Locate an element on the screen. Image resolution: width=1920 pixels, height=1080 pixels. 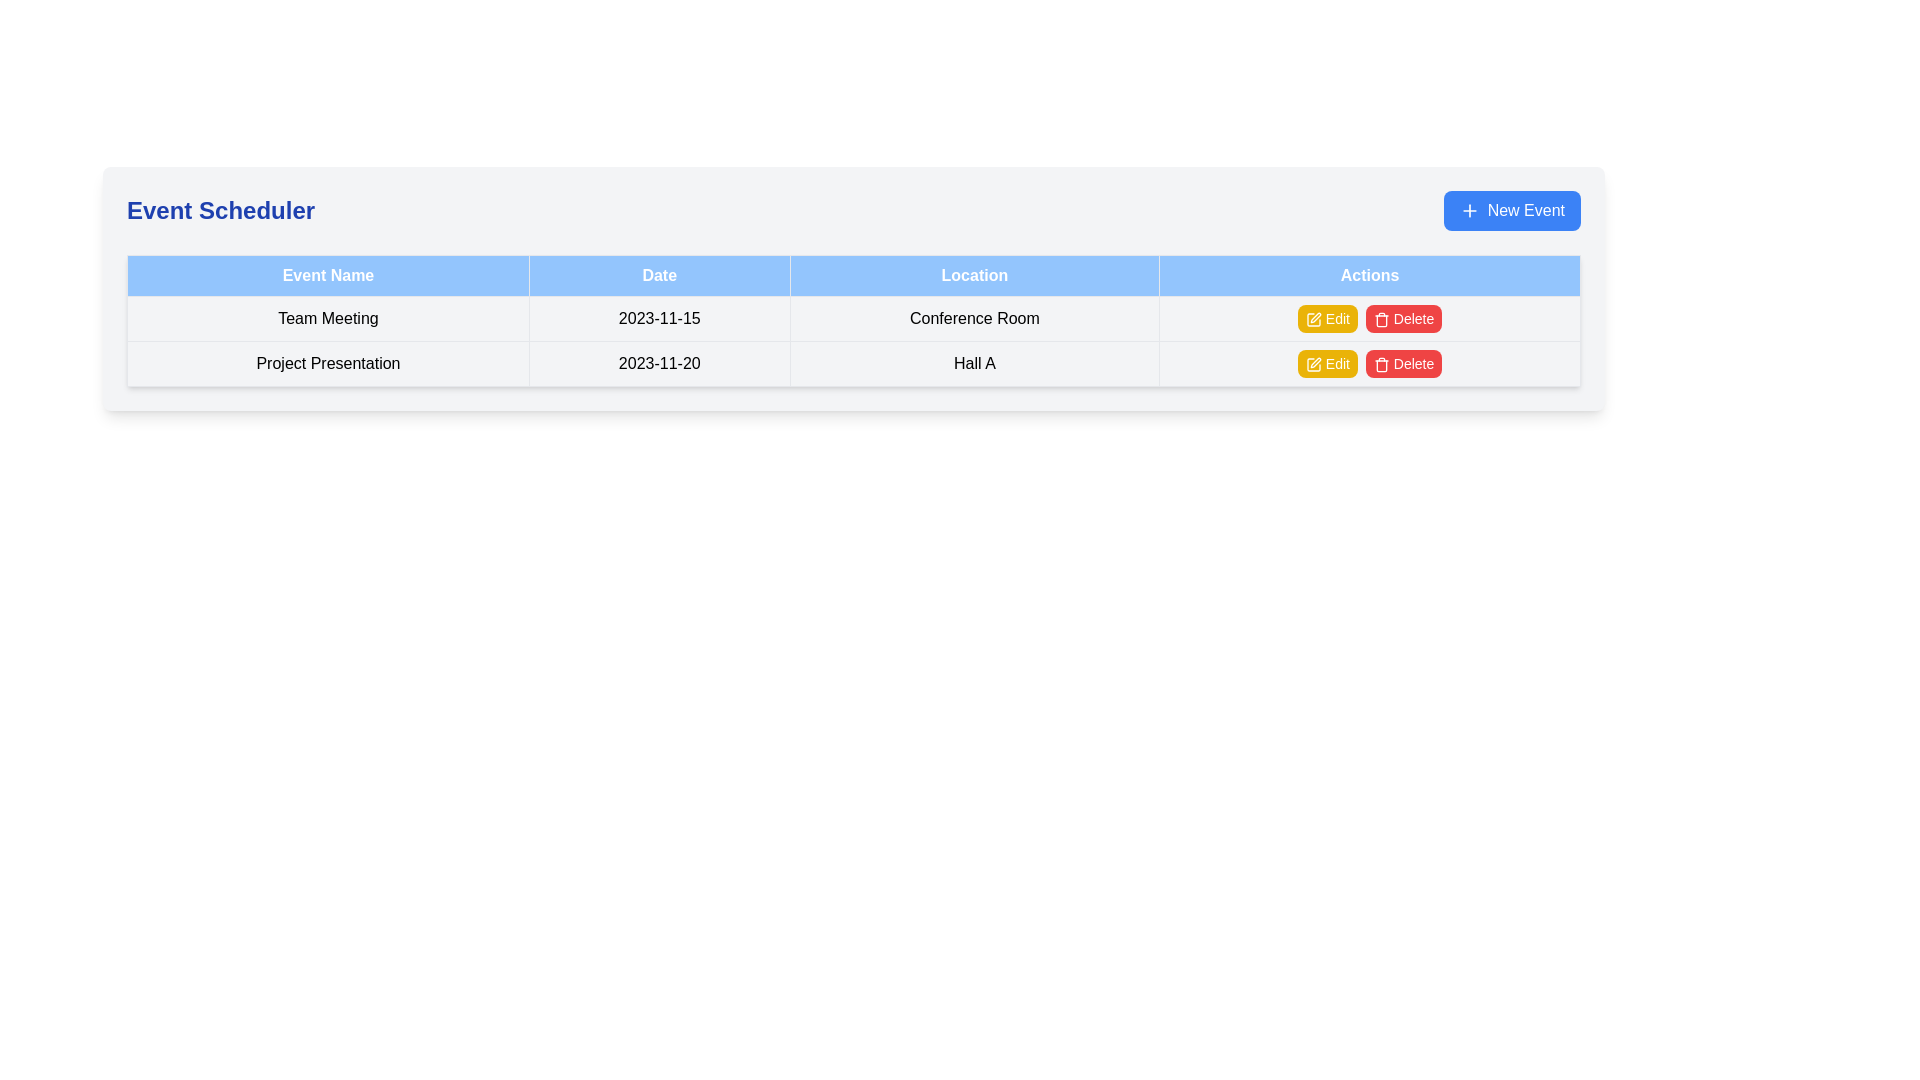
the 'Actions' column header cell in the table, which is the fourth header cell located in the top row, aligned to the right of 'Event Name', 'Date', and 'Location' is located at coordinates (1369, 276).